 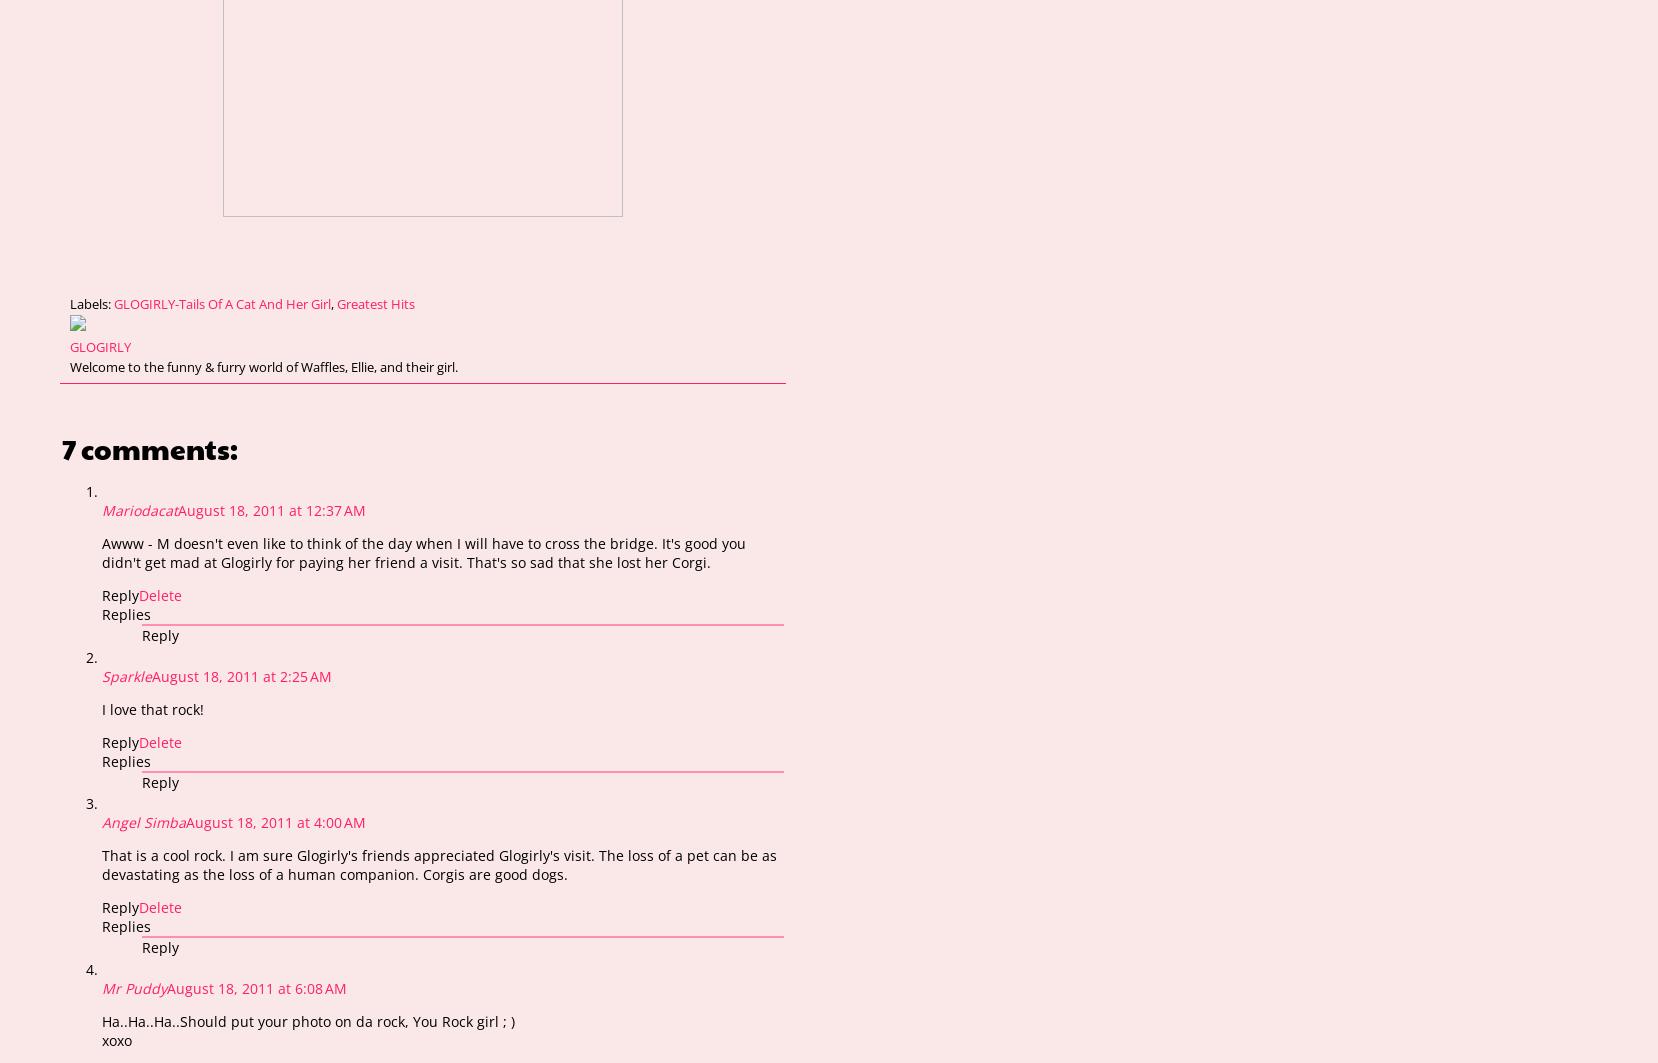 What do you see at coordinates (126, 674) in the screenshot?
I see `'Sparkle'` at bounding box center [126, 674].